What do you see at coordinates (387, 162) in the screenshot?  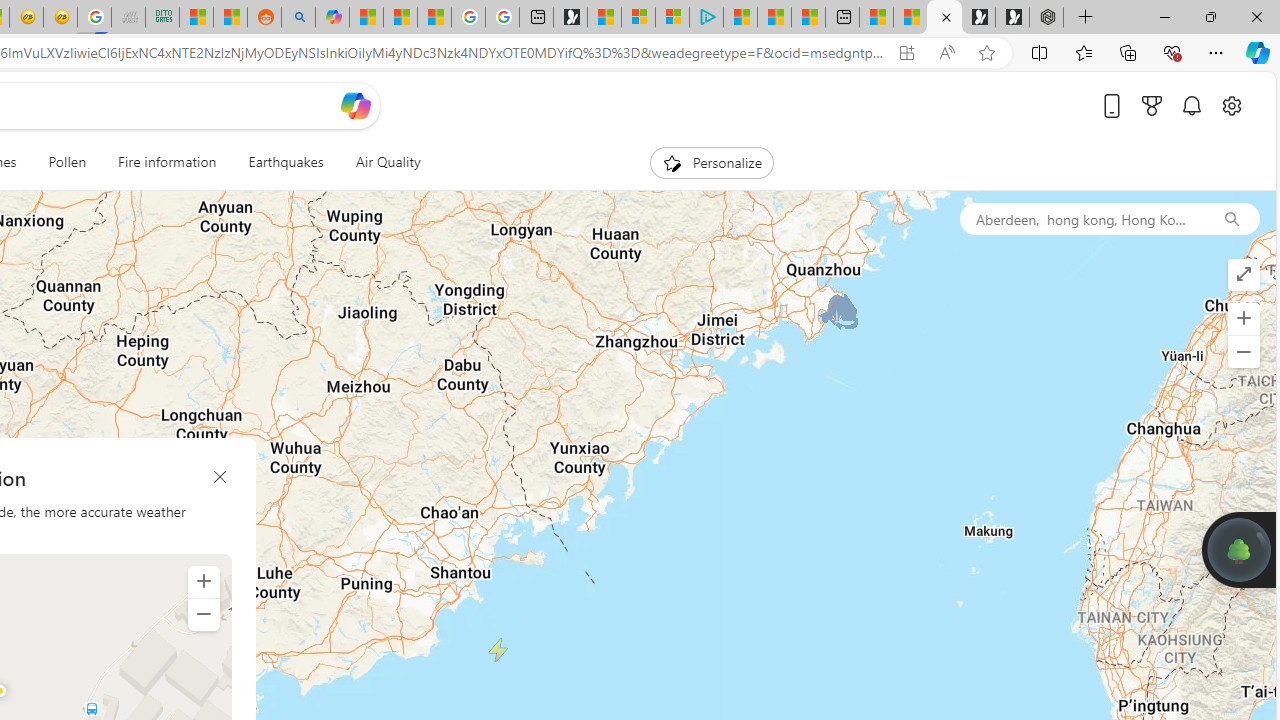 I see `'Air Quality'` at bounding box center [387, 162].